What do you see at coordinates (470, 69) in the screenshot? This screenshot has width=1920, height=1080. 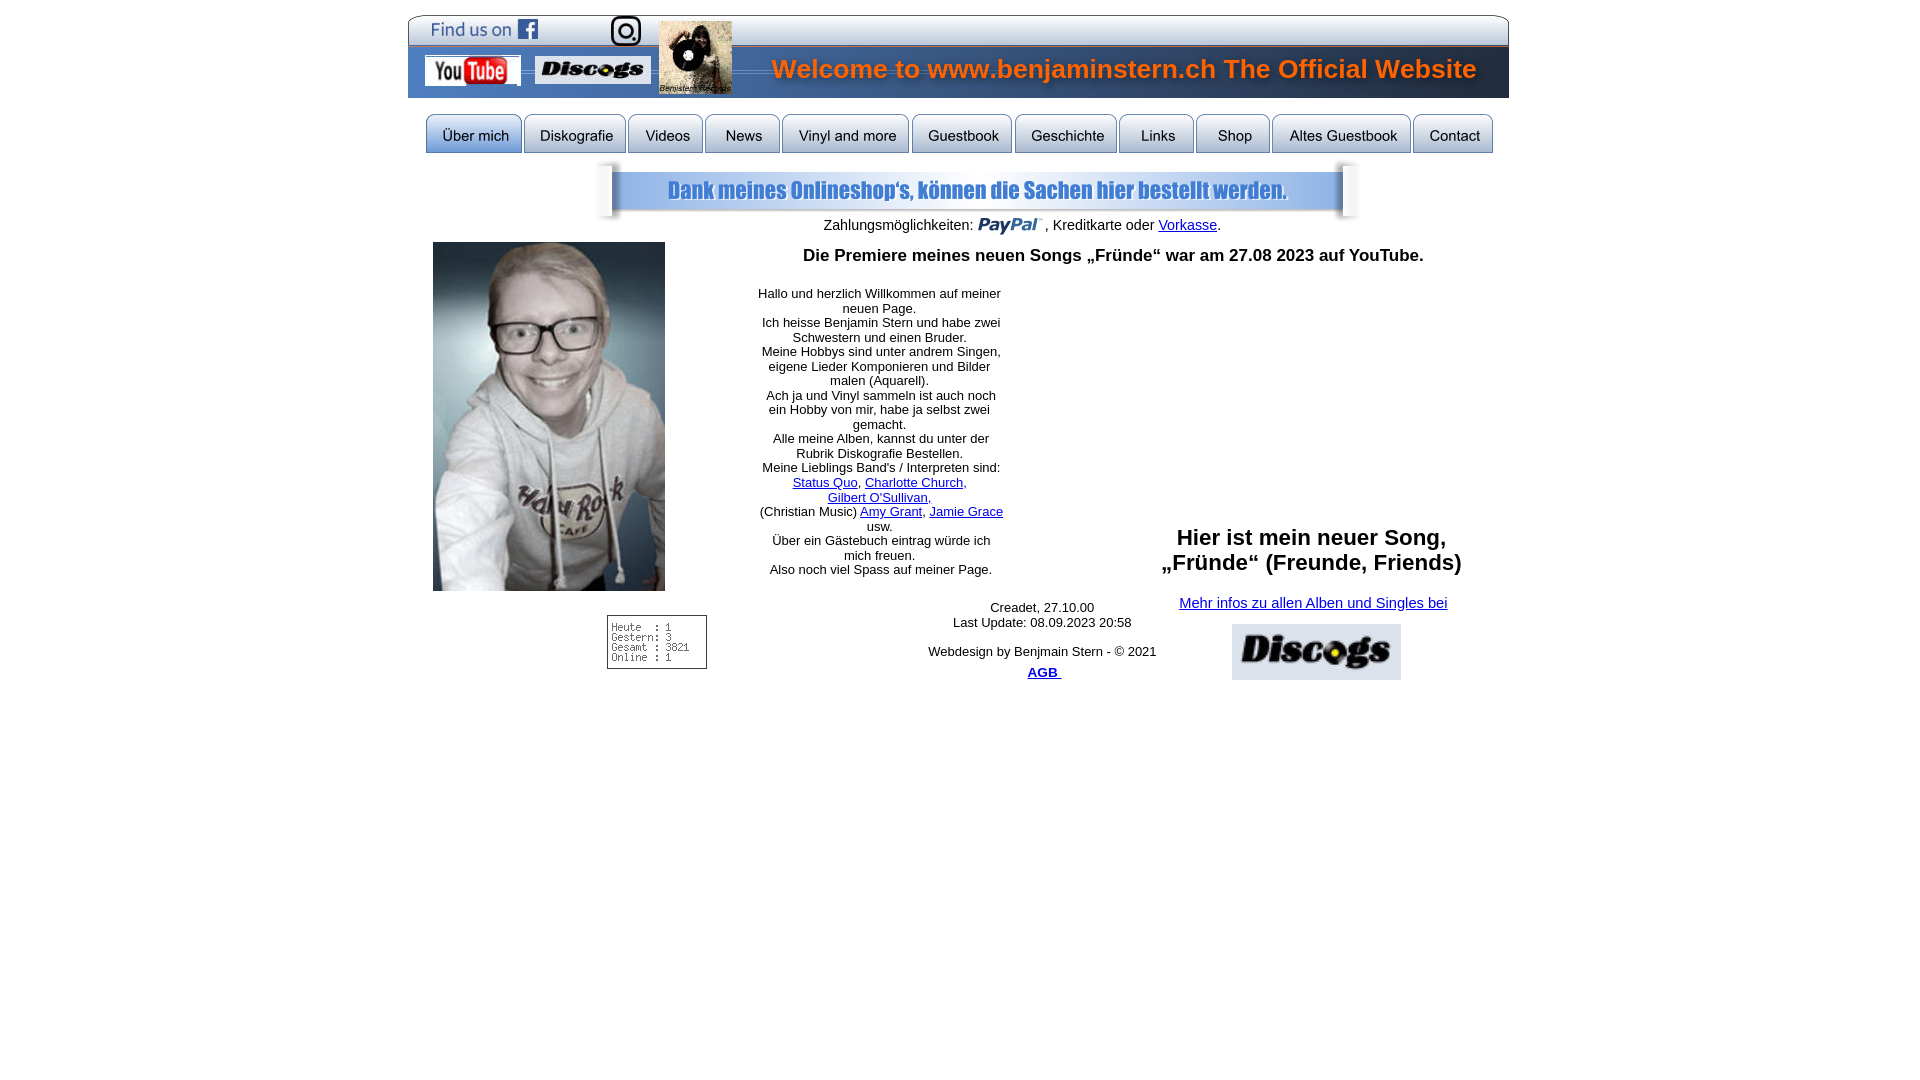 I see `'My Youtube Site'` at bounding box center [470, 69].